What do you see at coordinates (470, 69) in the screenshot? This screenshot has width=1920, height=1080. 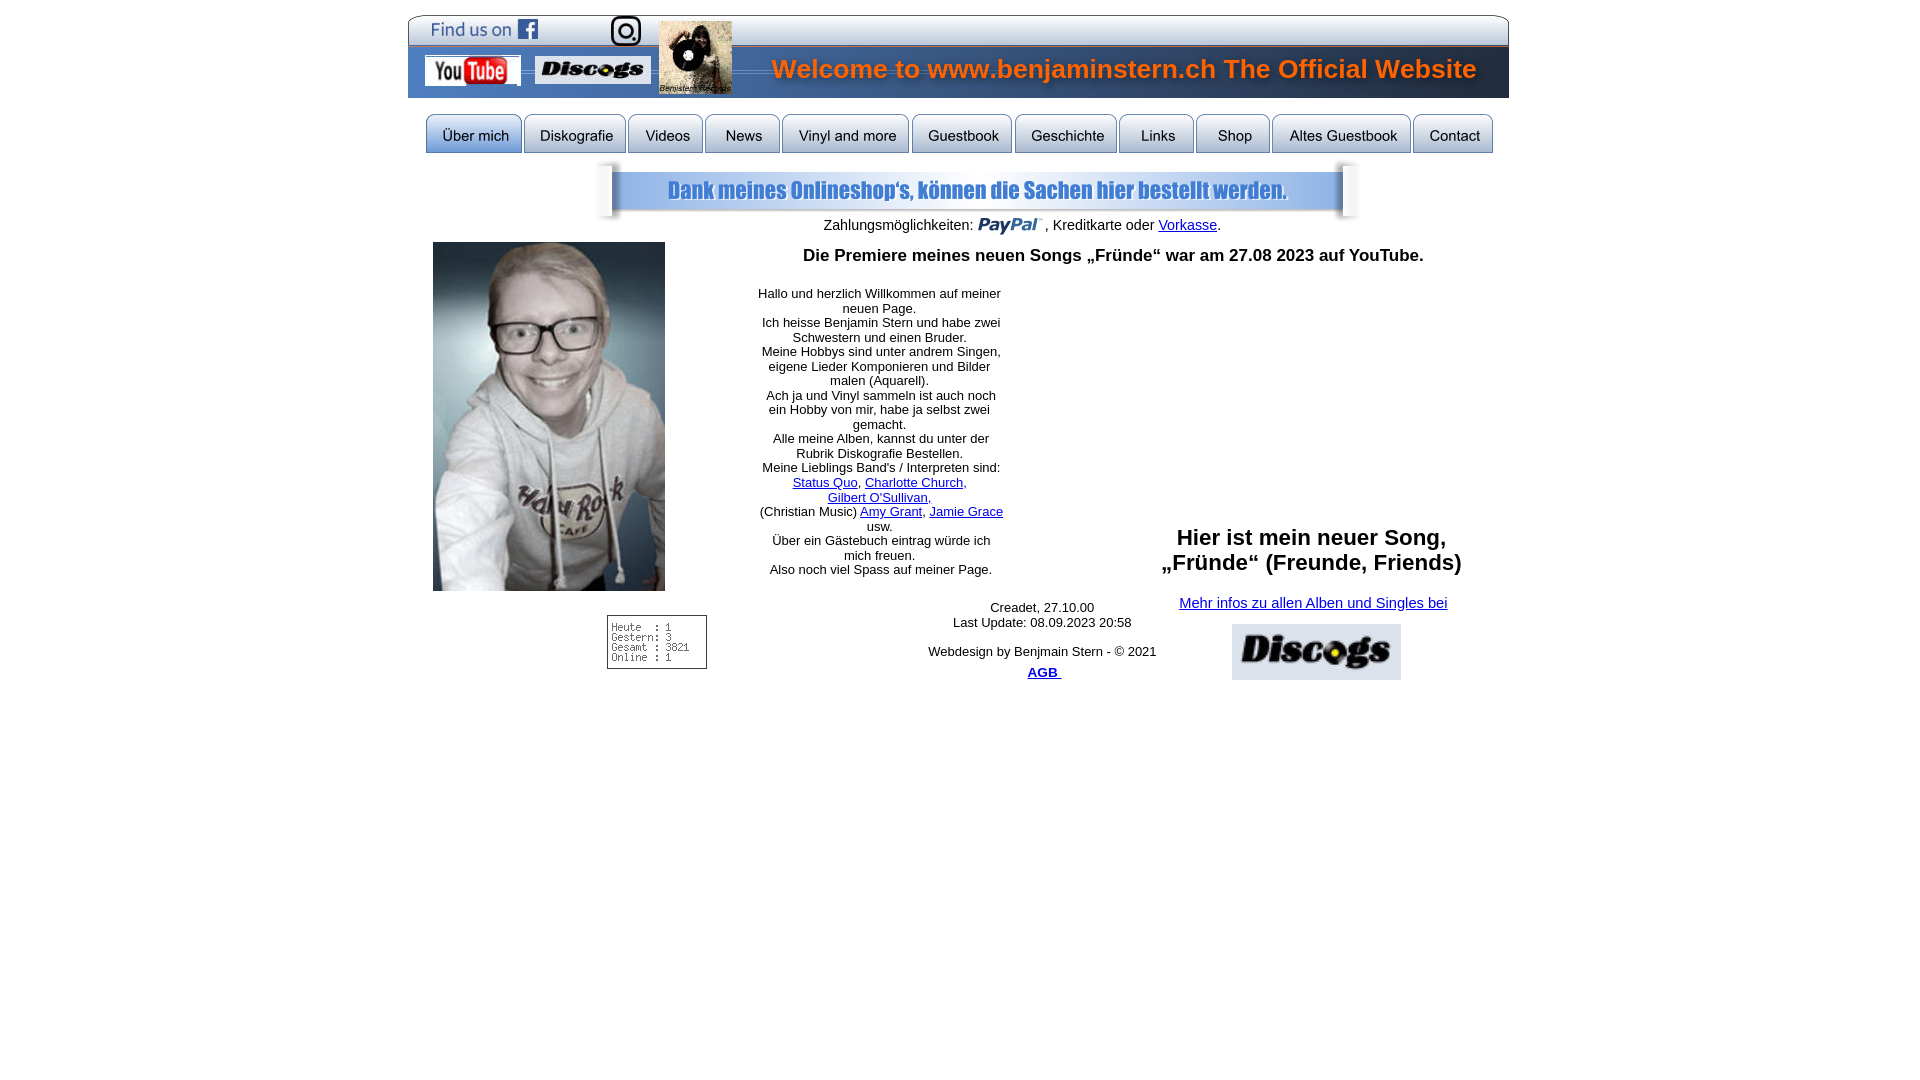 I see `'My Youtube Site'` at bounding box center [470, 69].